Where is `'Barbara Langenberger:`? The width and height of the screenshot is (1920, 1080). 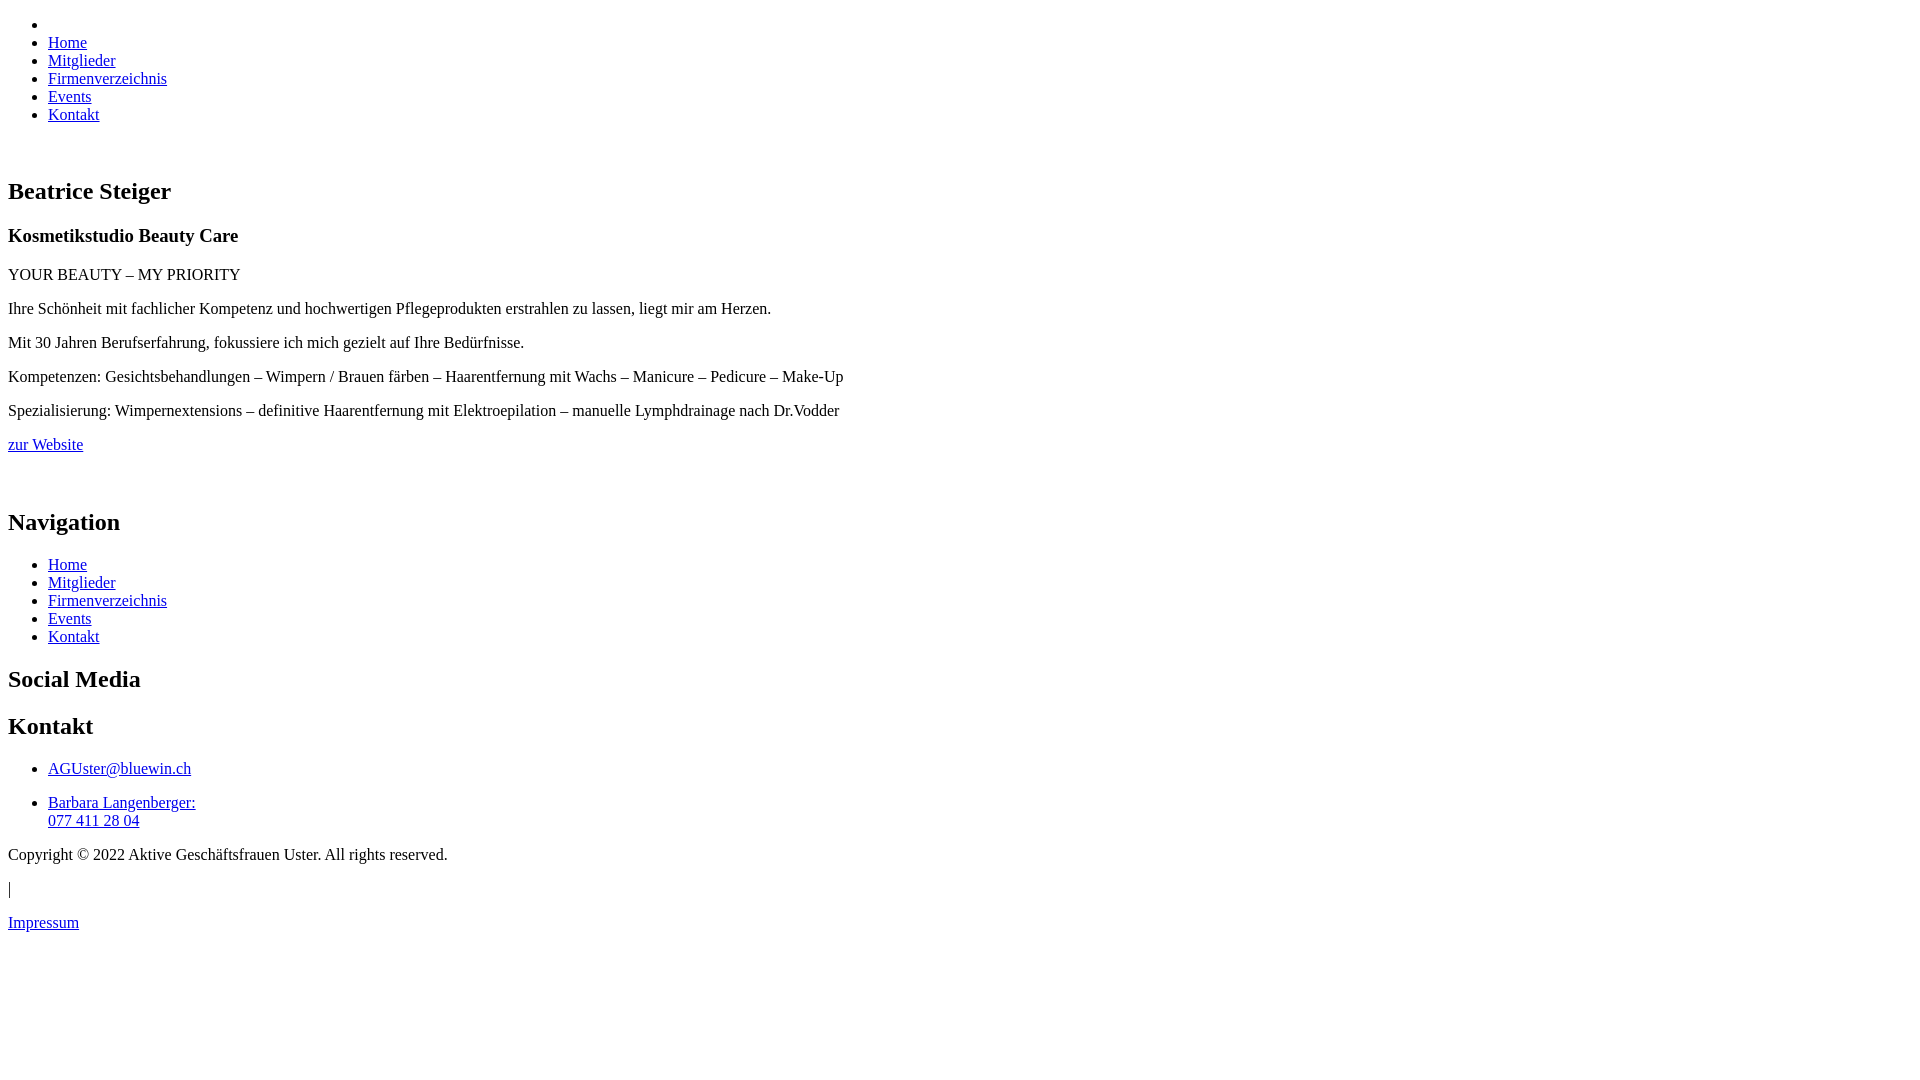
'Barbara Langenberger: is located at coordinates (48, 811).